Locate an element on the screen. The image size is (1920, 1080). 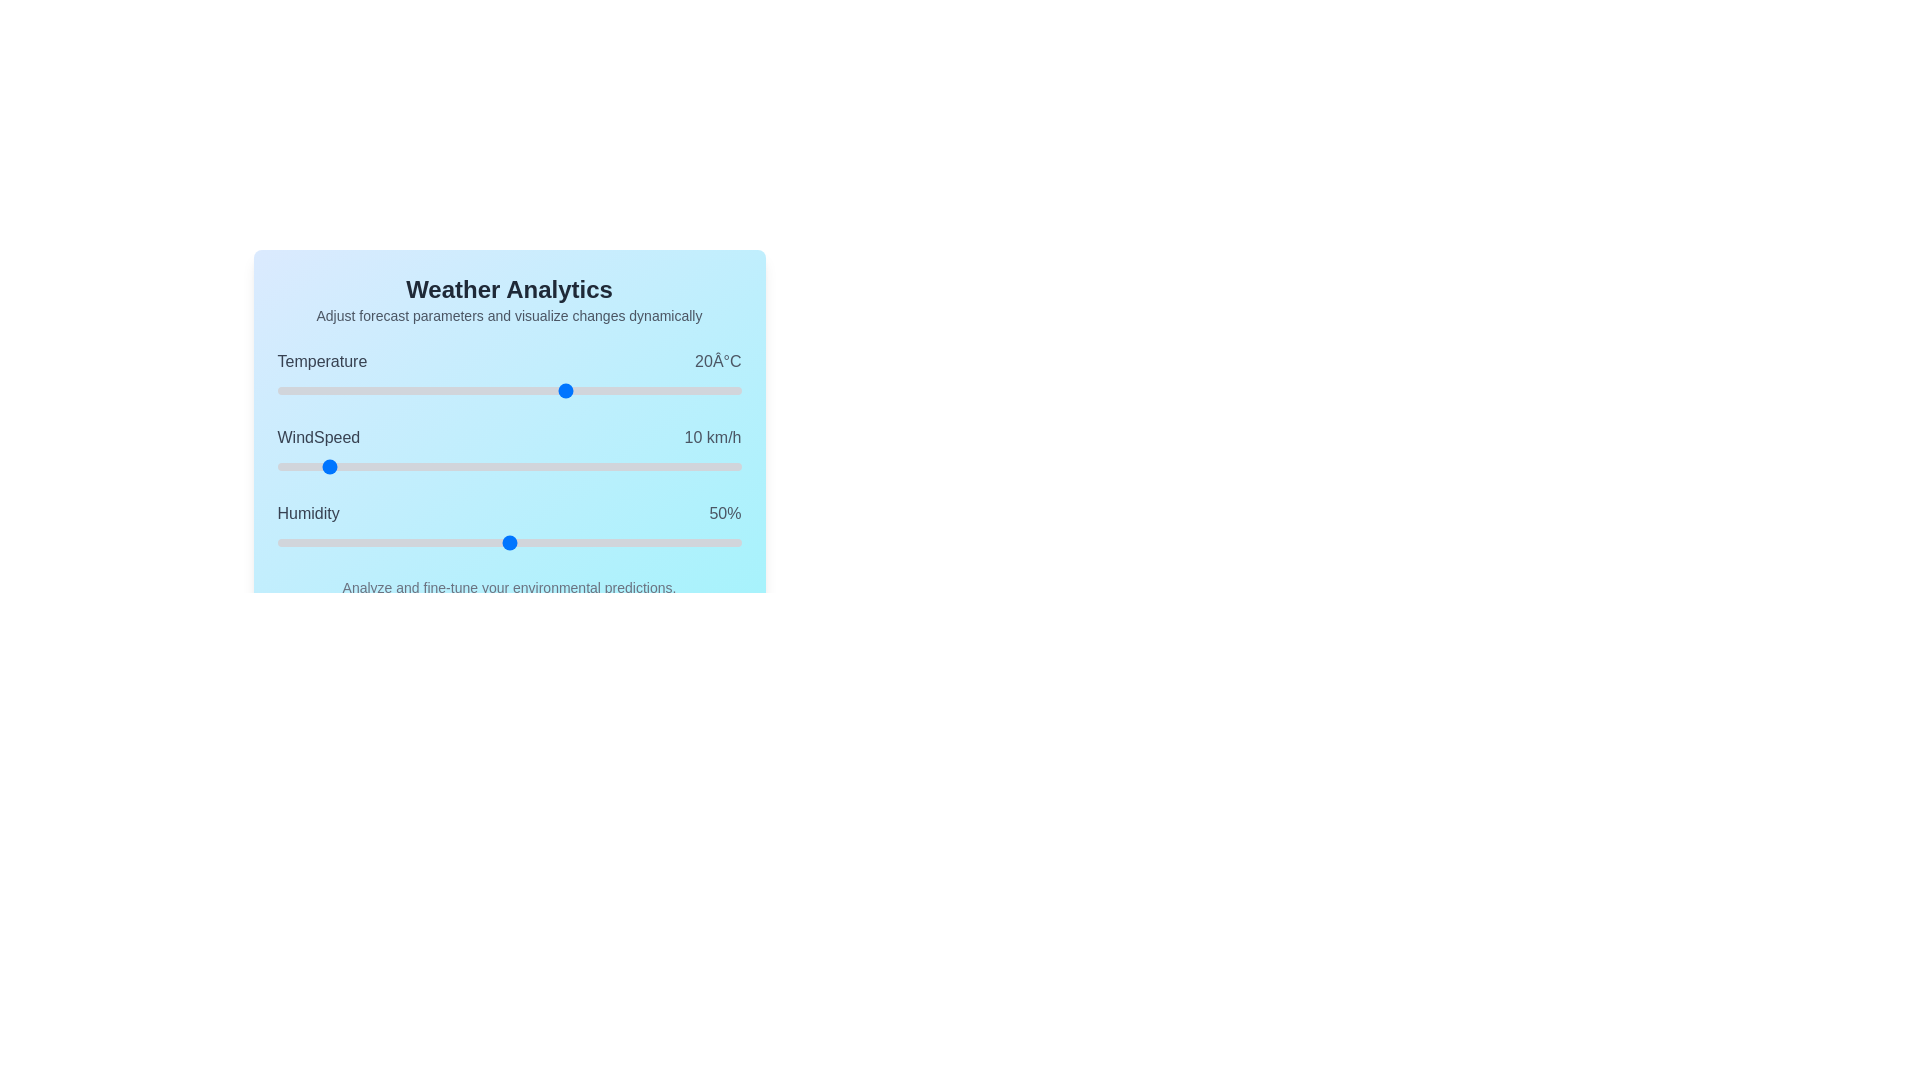
the Humidity slider to set its value to 57 is located at coordinates (542, 543).